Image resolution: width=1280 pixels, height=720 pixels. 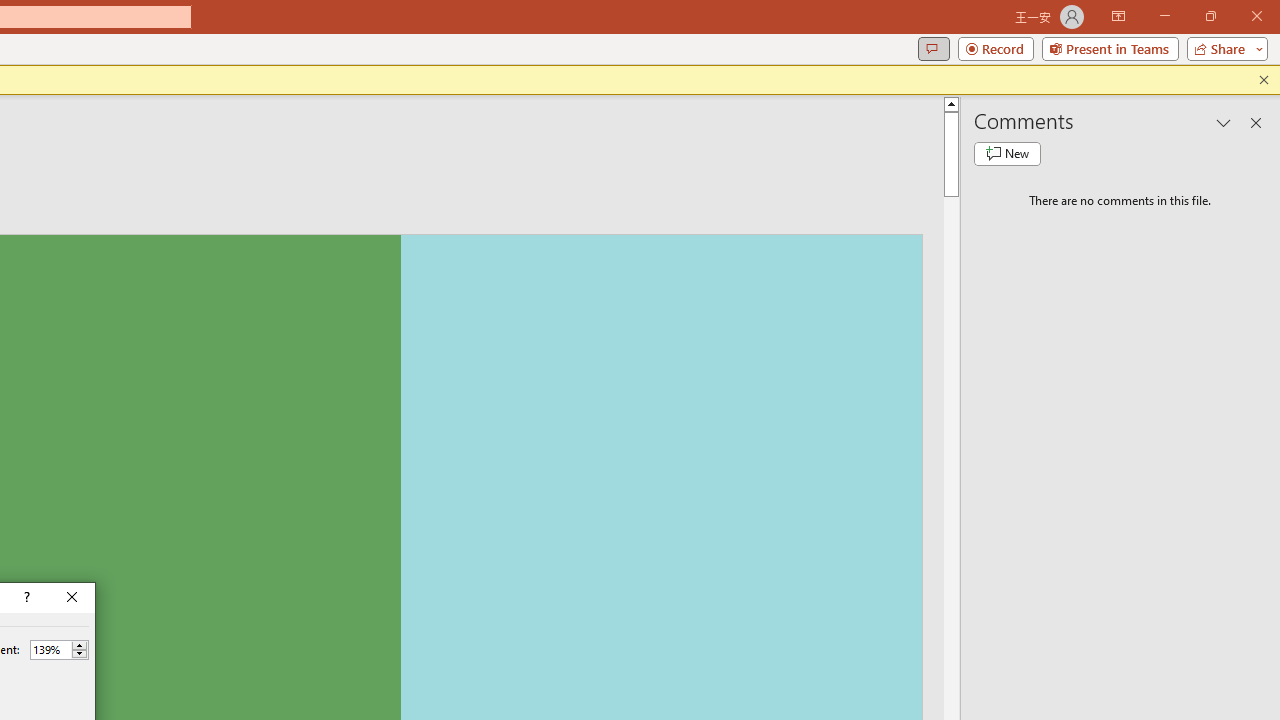 What do you see at coordinates (995, 47) in the screenshot?
I see `'Record'` at bounding box center [995, 47].